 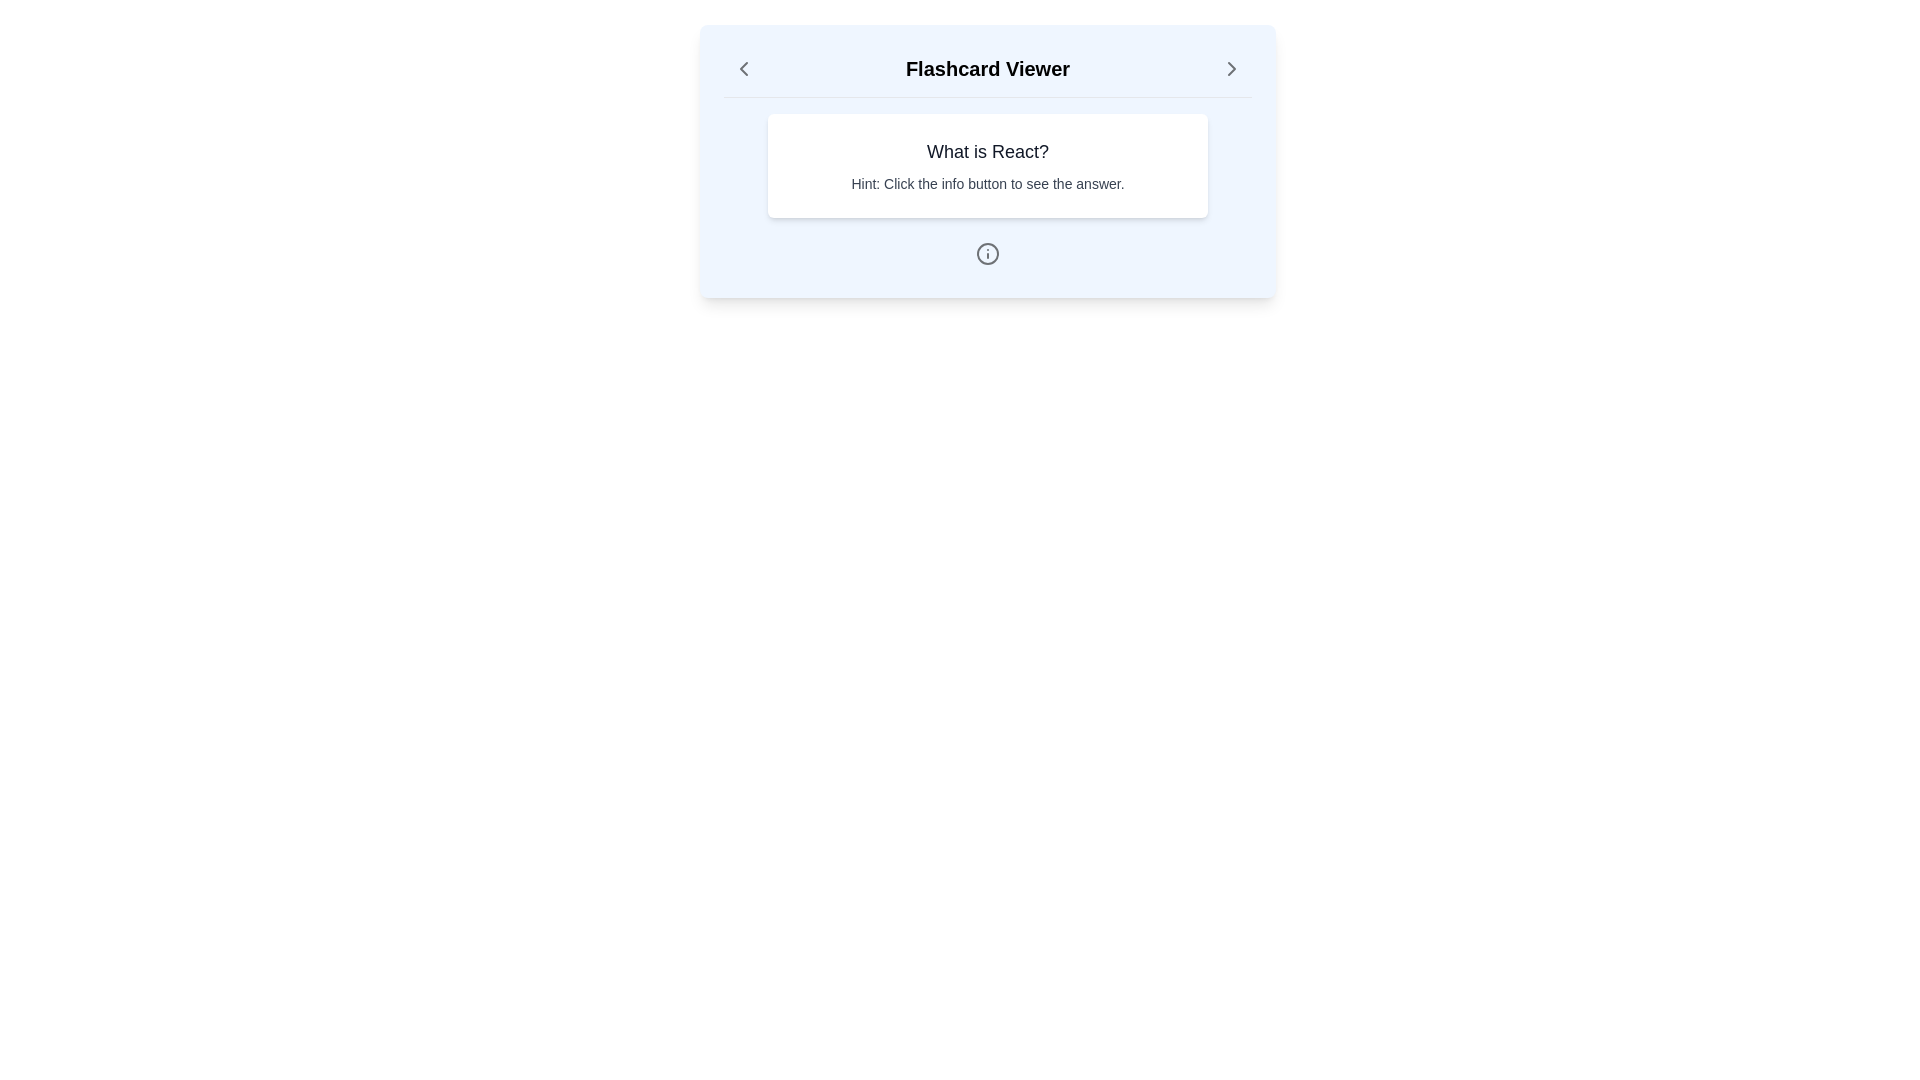 What do you see at coordinates (988, 184) in the screenshot?
I see `the informational text element that provides additional guidance below the 'What is React?' text in the centered card` at bounding box center [988, 184].